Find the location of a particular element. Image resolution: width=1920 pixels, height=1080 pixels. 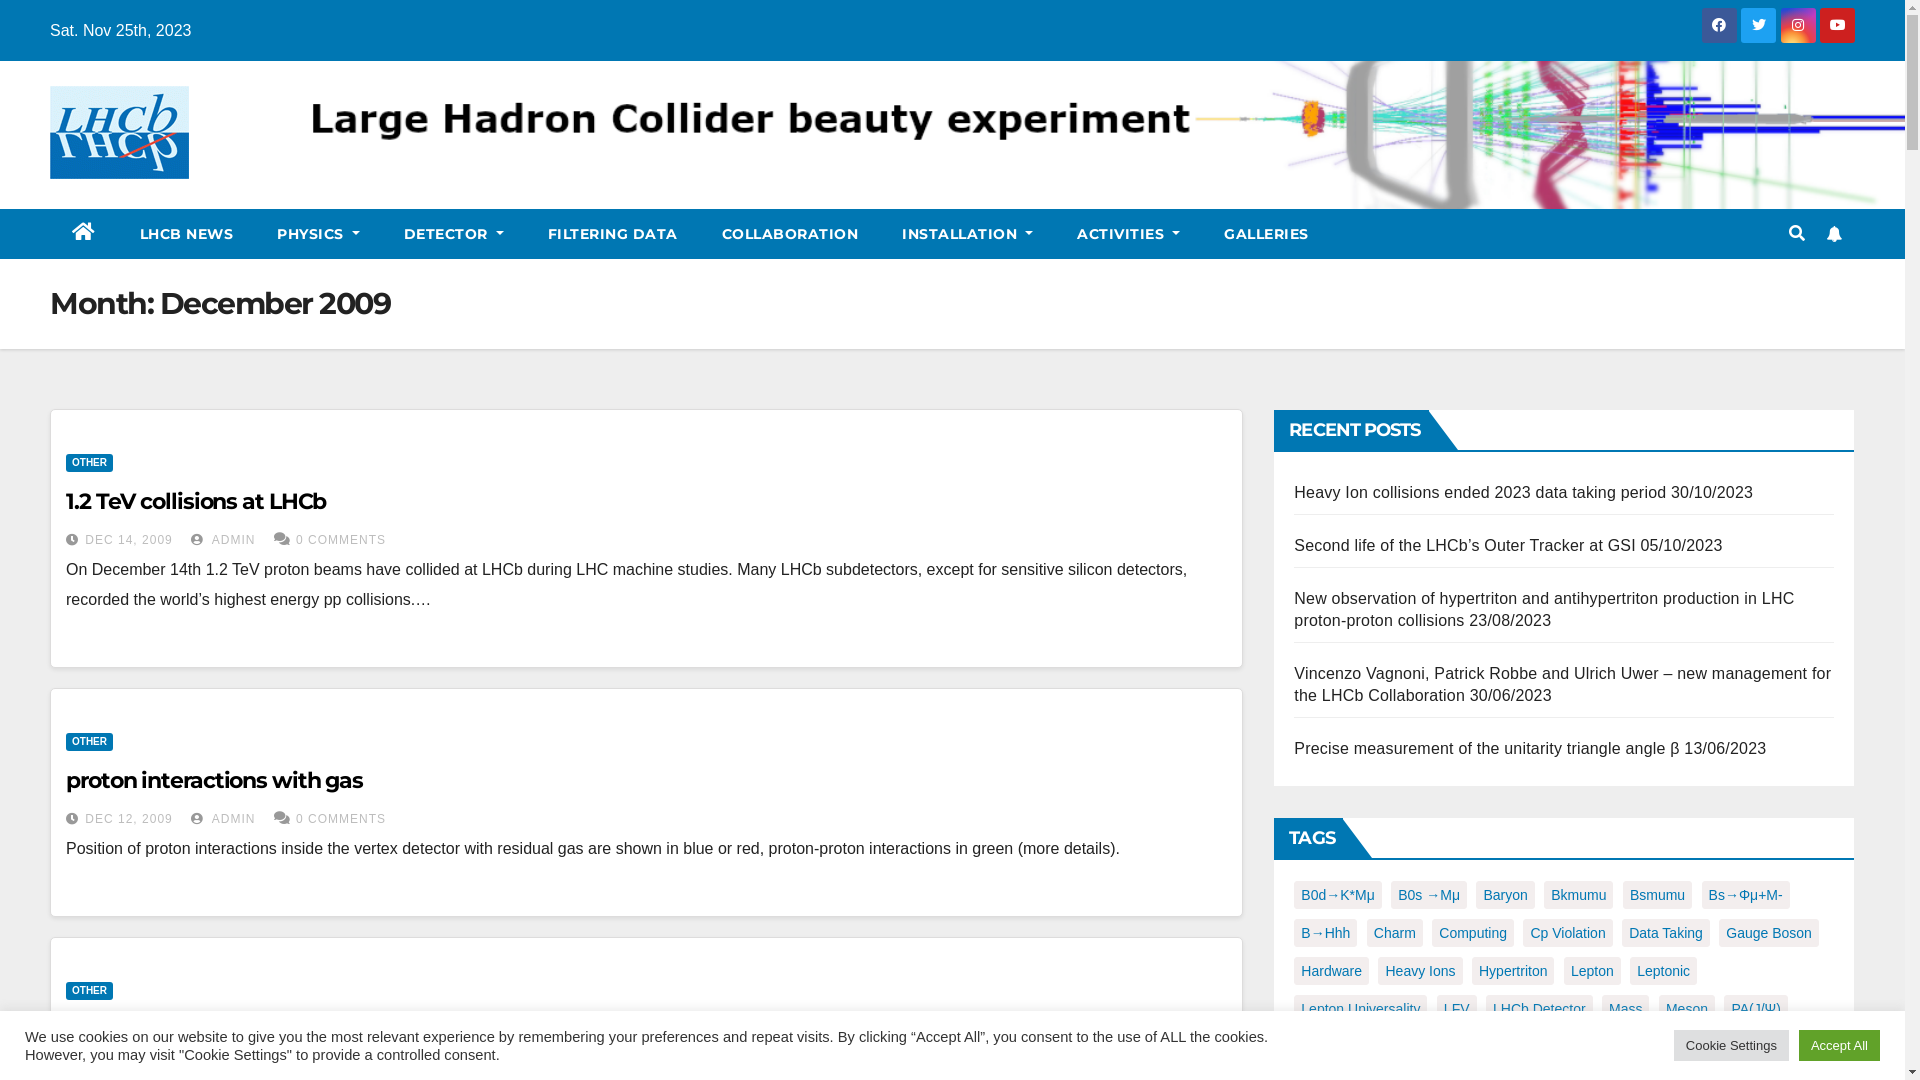

'Cookie Settings' is located at coordinates (1730, 1044).